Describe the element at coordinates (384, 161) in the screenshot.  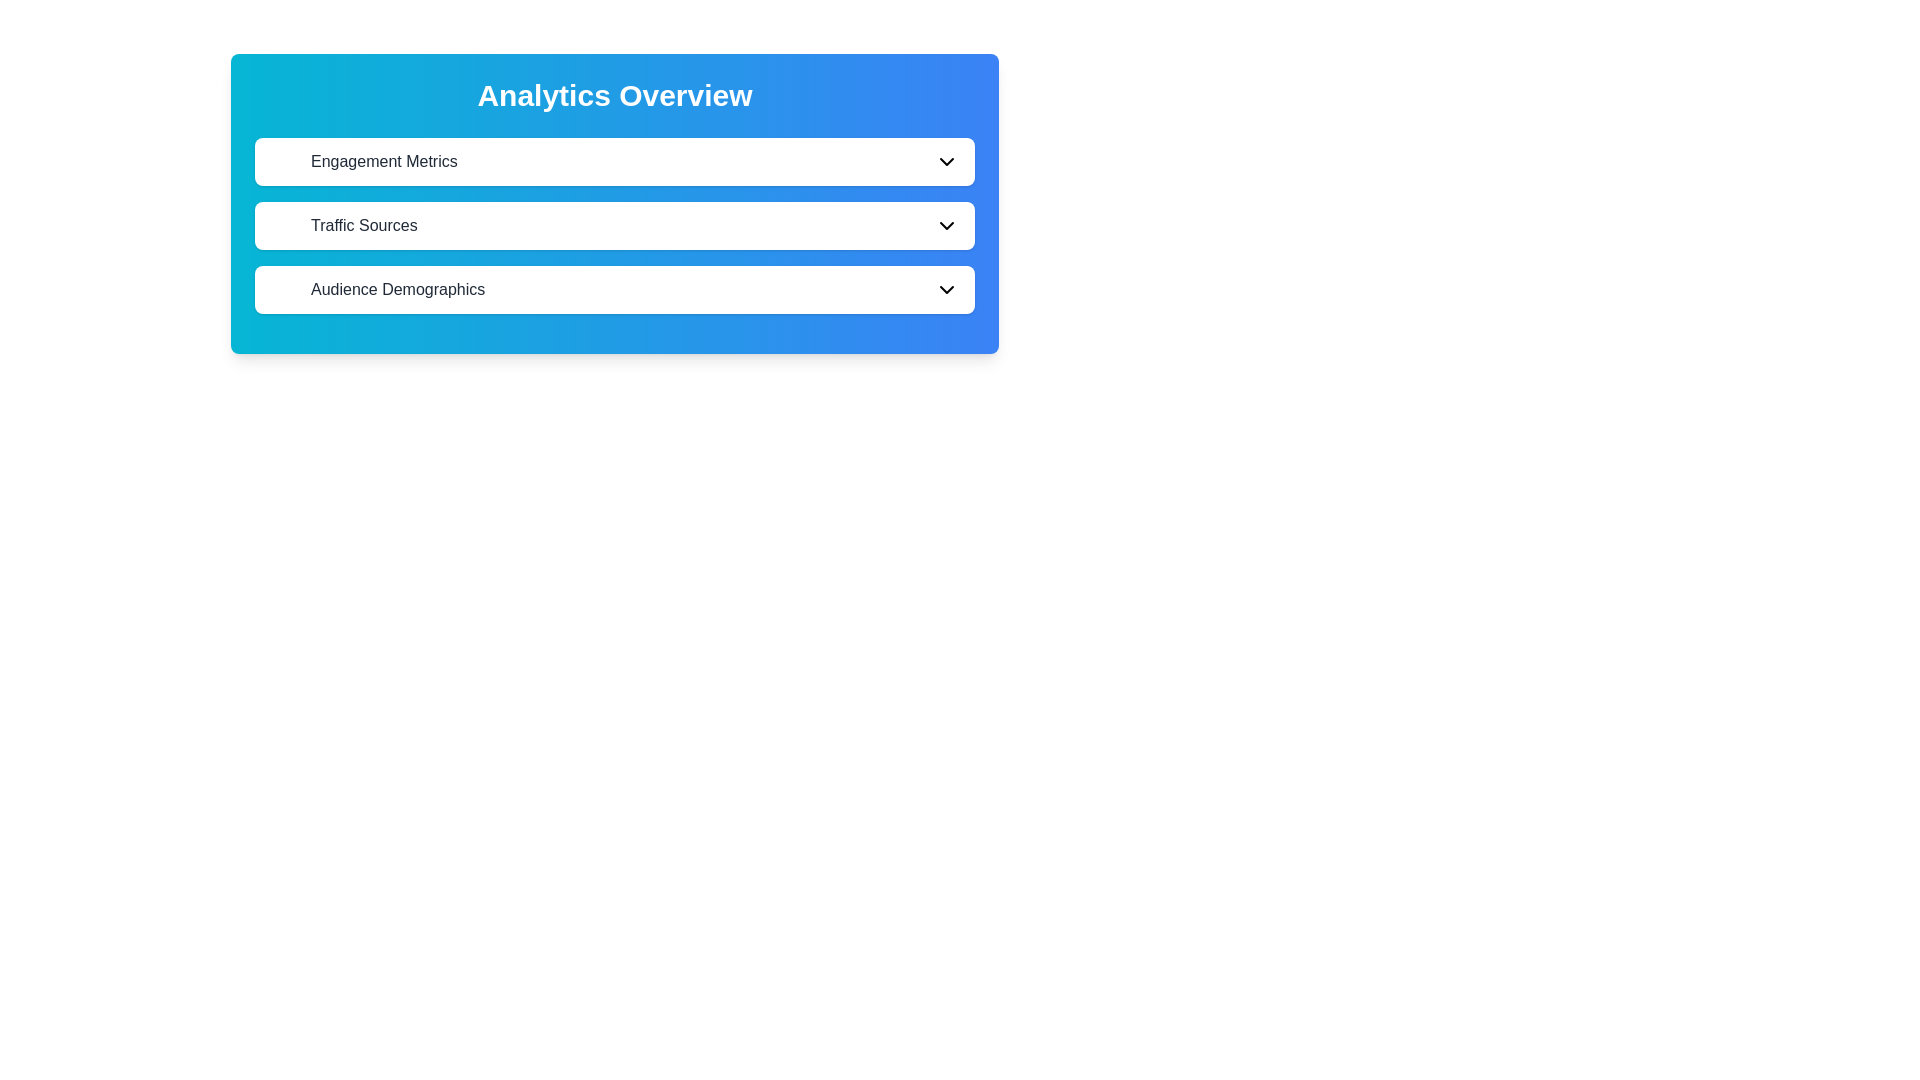
I see `the static text label or header indicating 'Engagement Metrics', located below the 'Analytics Overview' title and to the right of a user silhouette icon` at that location.